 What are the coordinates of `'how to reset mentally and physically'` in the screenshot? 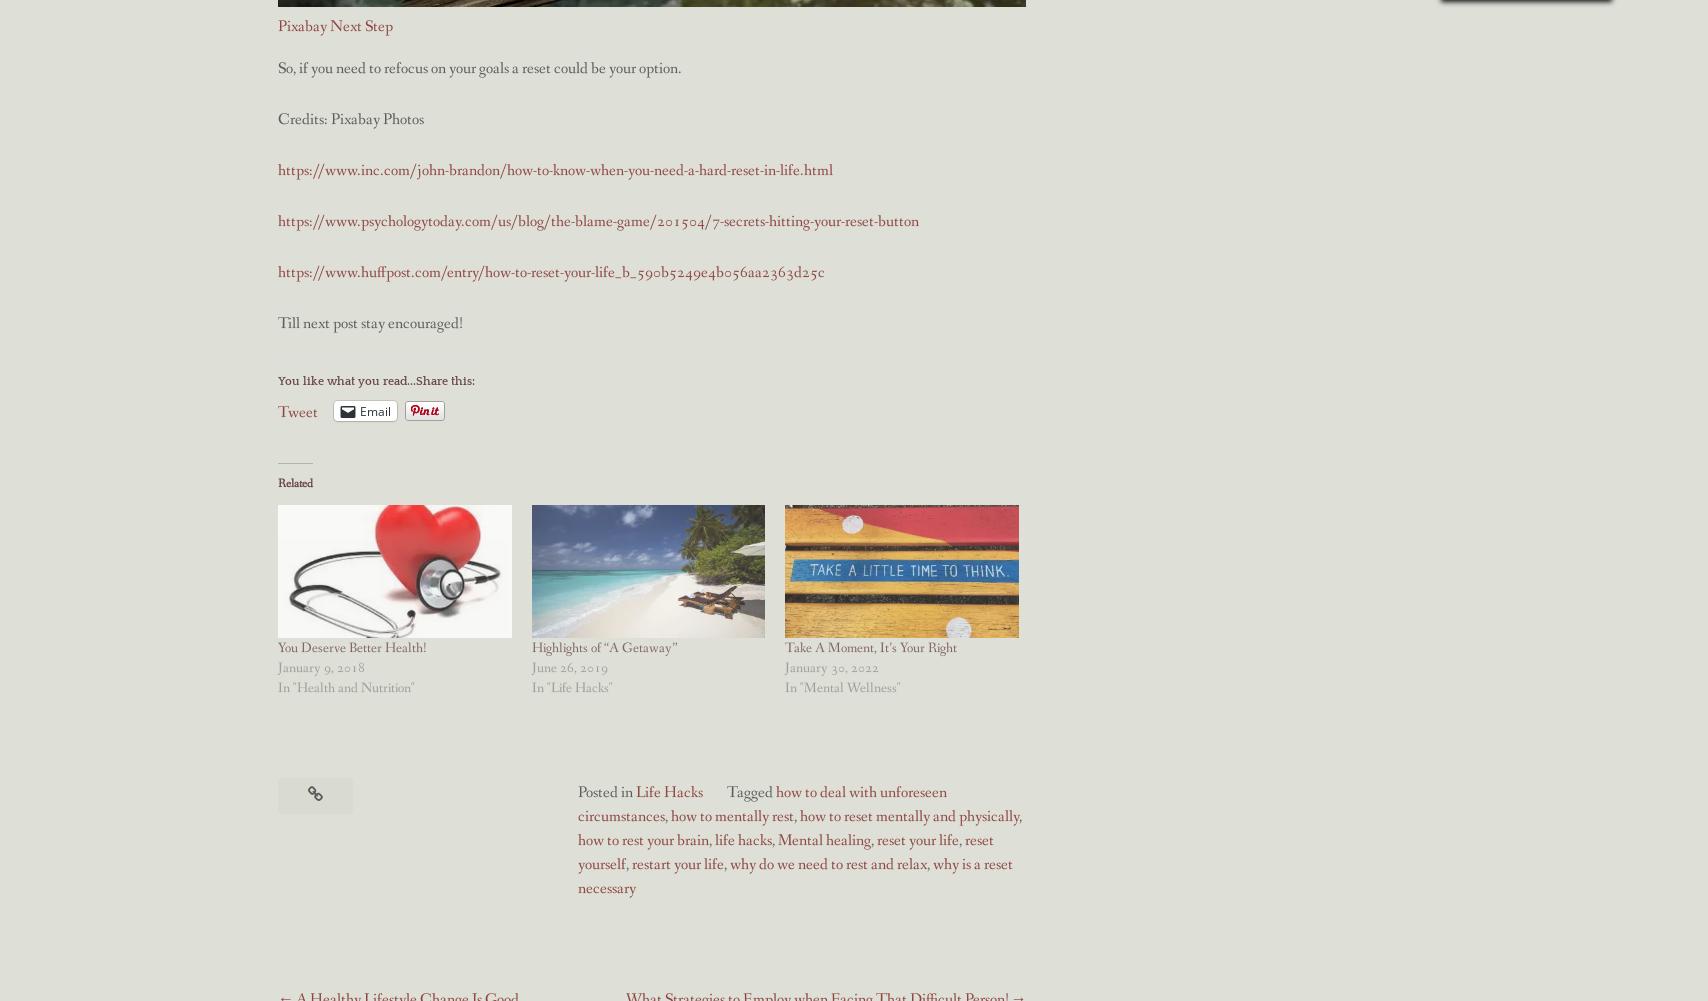 It's located at (799, 815).